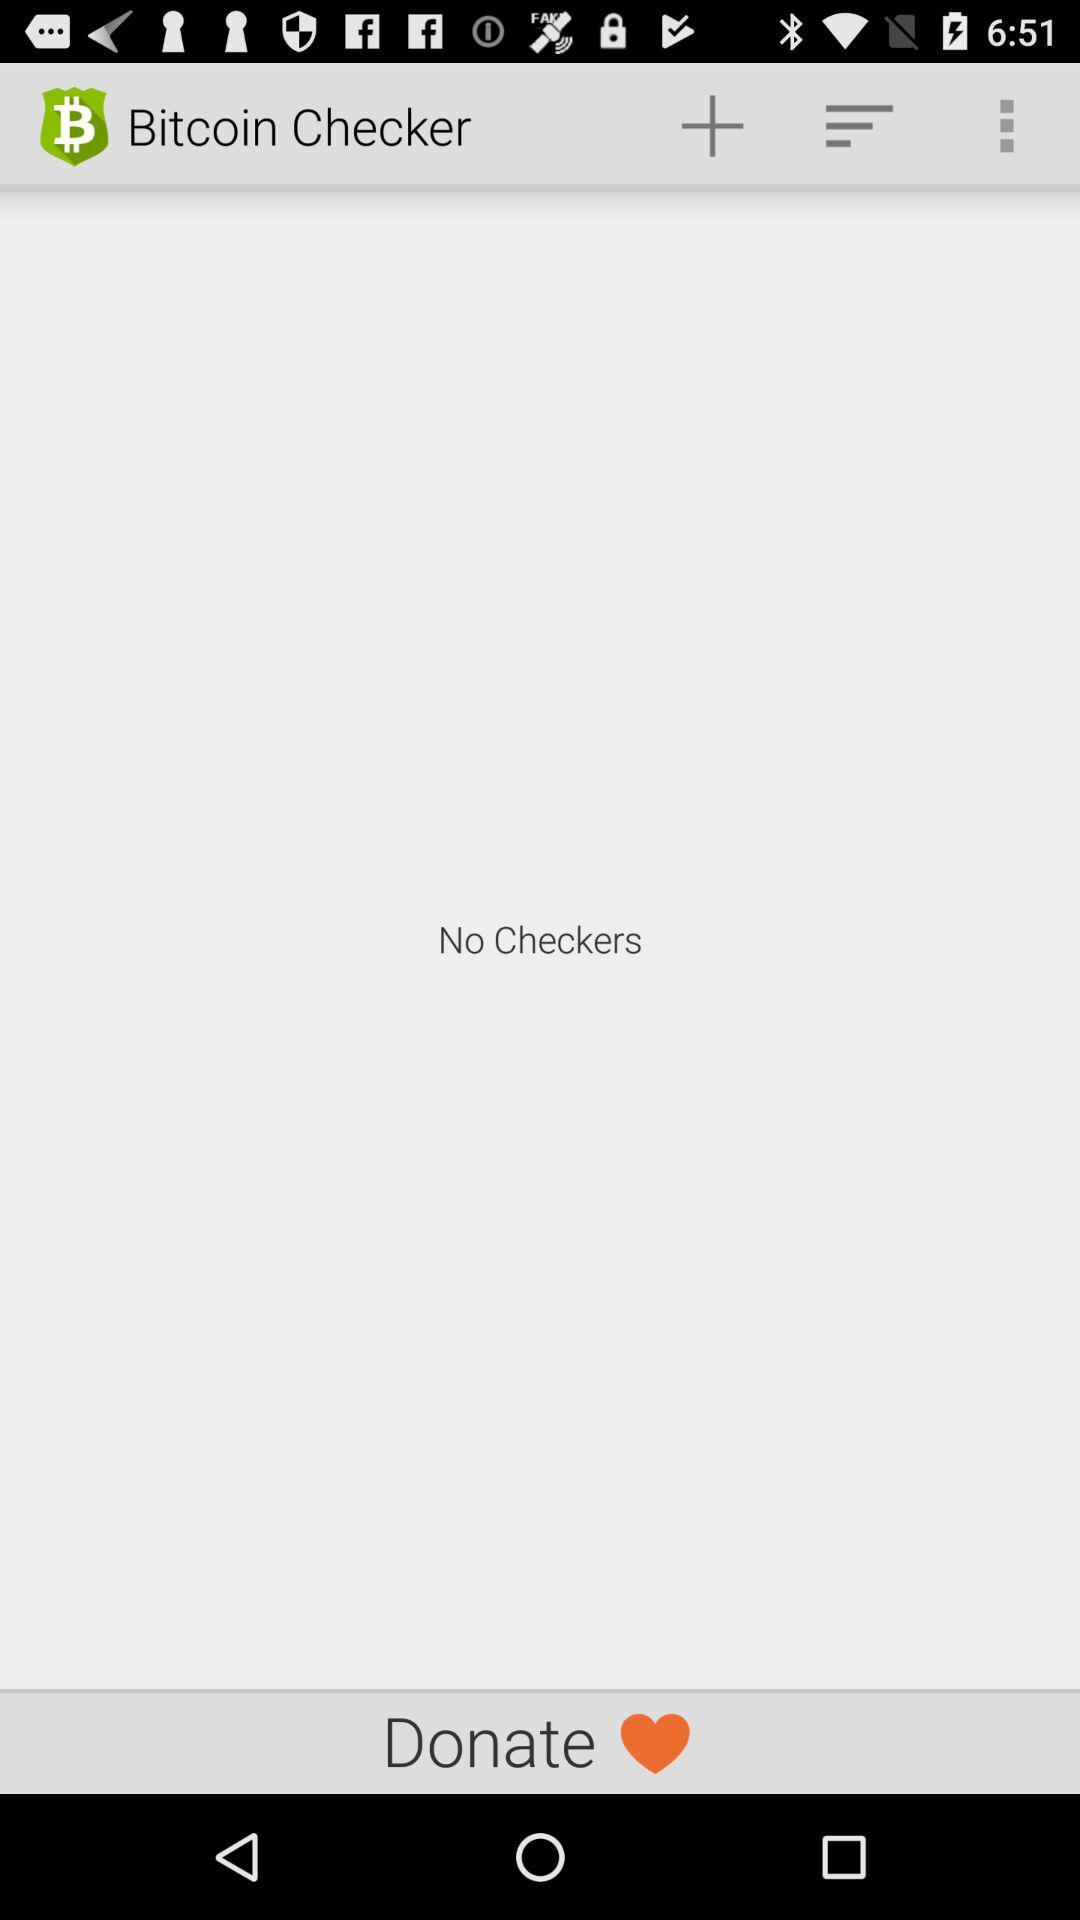 This screenshot has width=1080, height=1920. I want to click on item to the right of bitcoin checker item, so click(711, 124).